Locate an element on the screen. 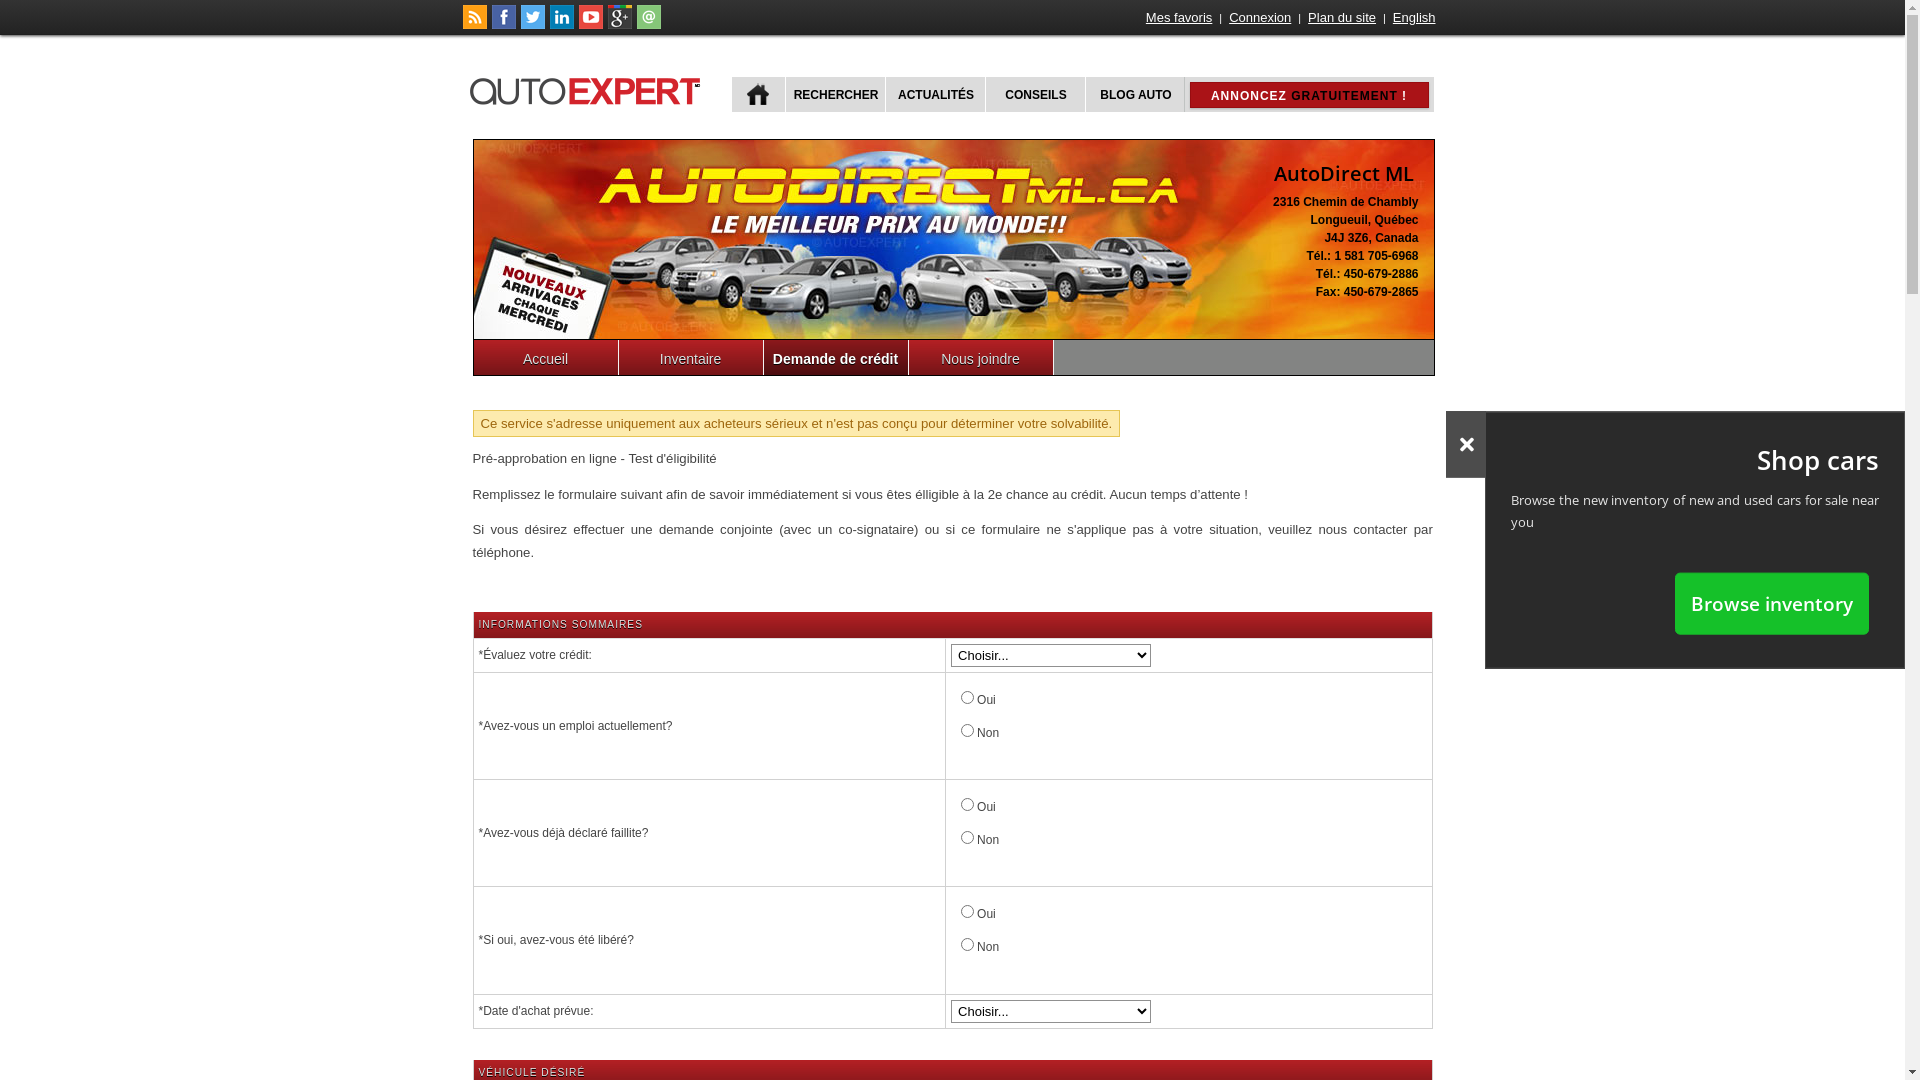 The height and width of the screenshot is (1080, 1920). 'autoExpert.ca' is located at coordinates (588, 87).